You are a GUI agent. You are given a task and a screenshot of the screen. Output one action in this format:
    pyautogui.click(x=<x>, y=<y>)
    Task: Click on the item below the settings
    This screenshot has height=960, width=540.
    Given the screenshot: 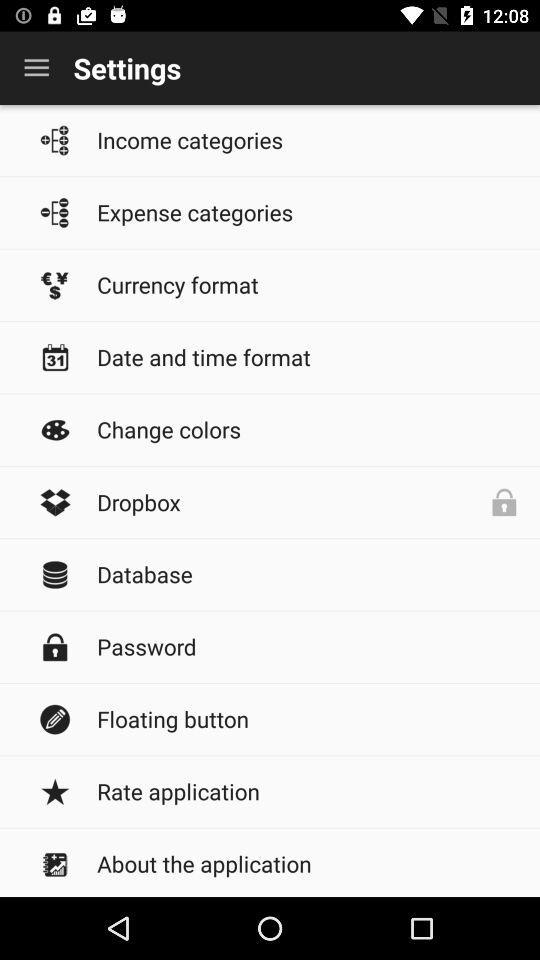 What is the action you would take?
    pyautogui.click(x=308, y=139)
    